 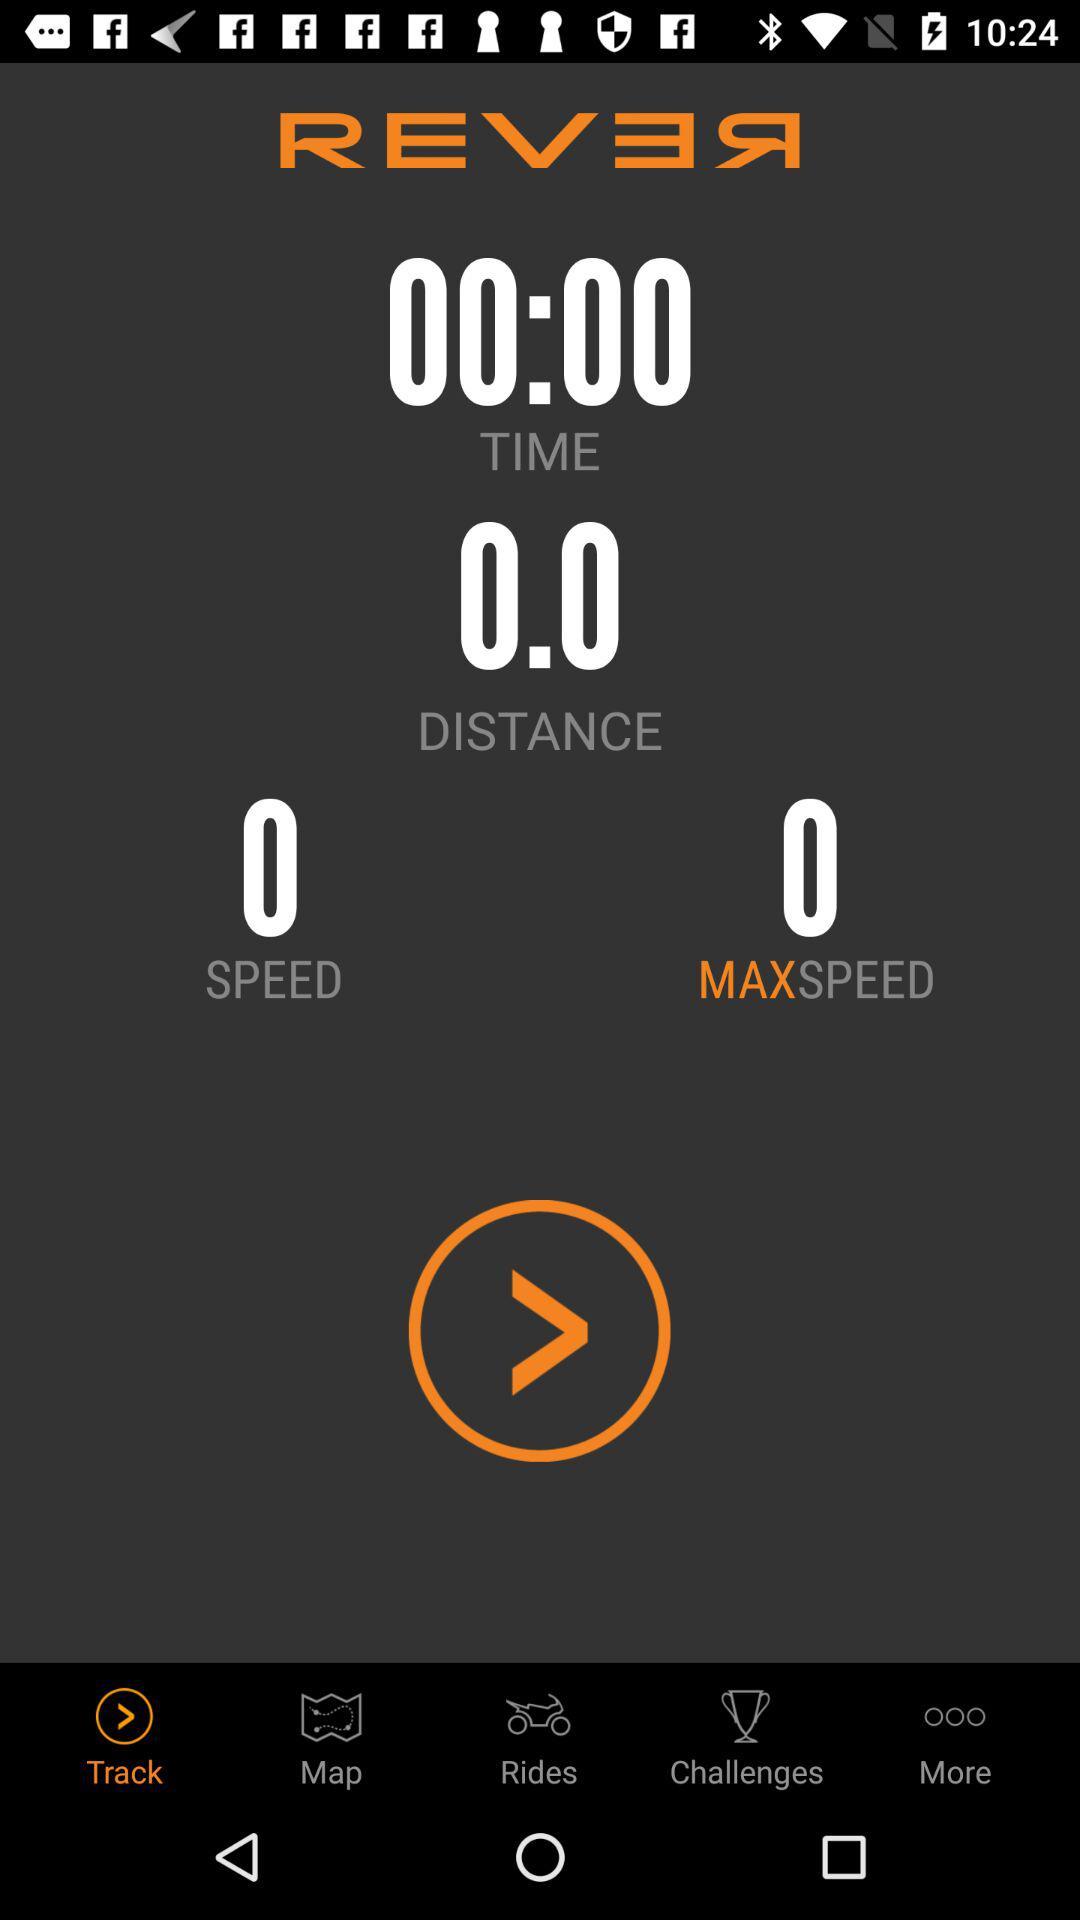 What do you see at coordinates (124, 1731) in the screenshot?
I see `item next to map icon` at bounding box center [124, 1731].